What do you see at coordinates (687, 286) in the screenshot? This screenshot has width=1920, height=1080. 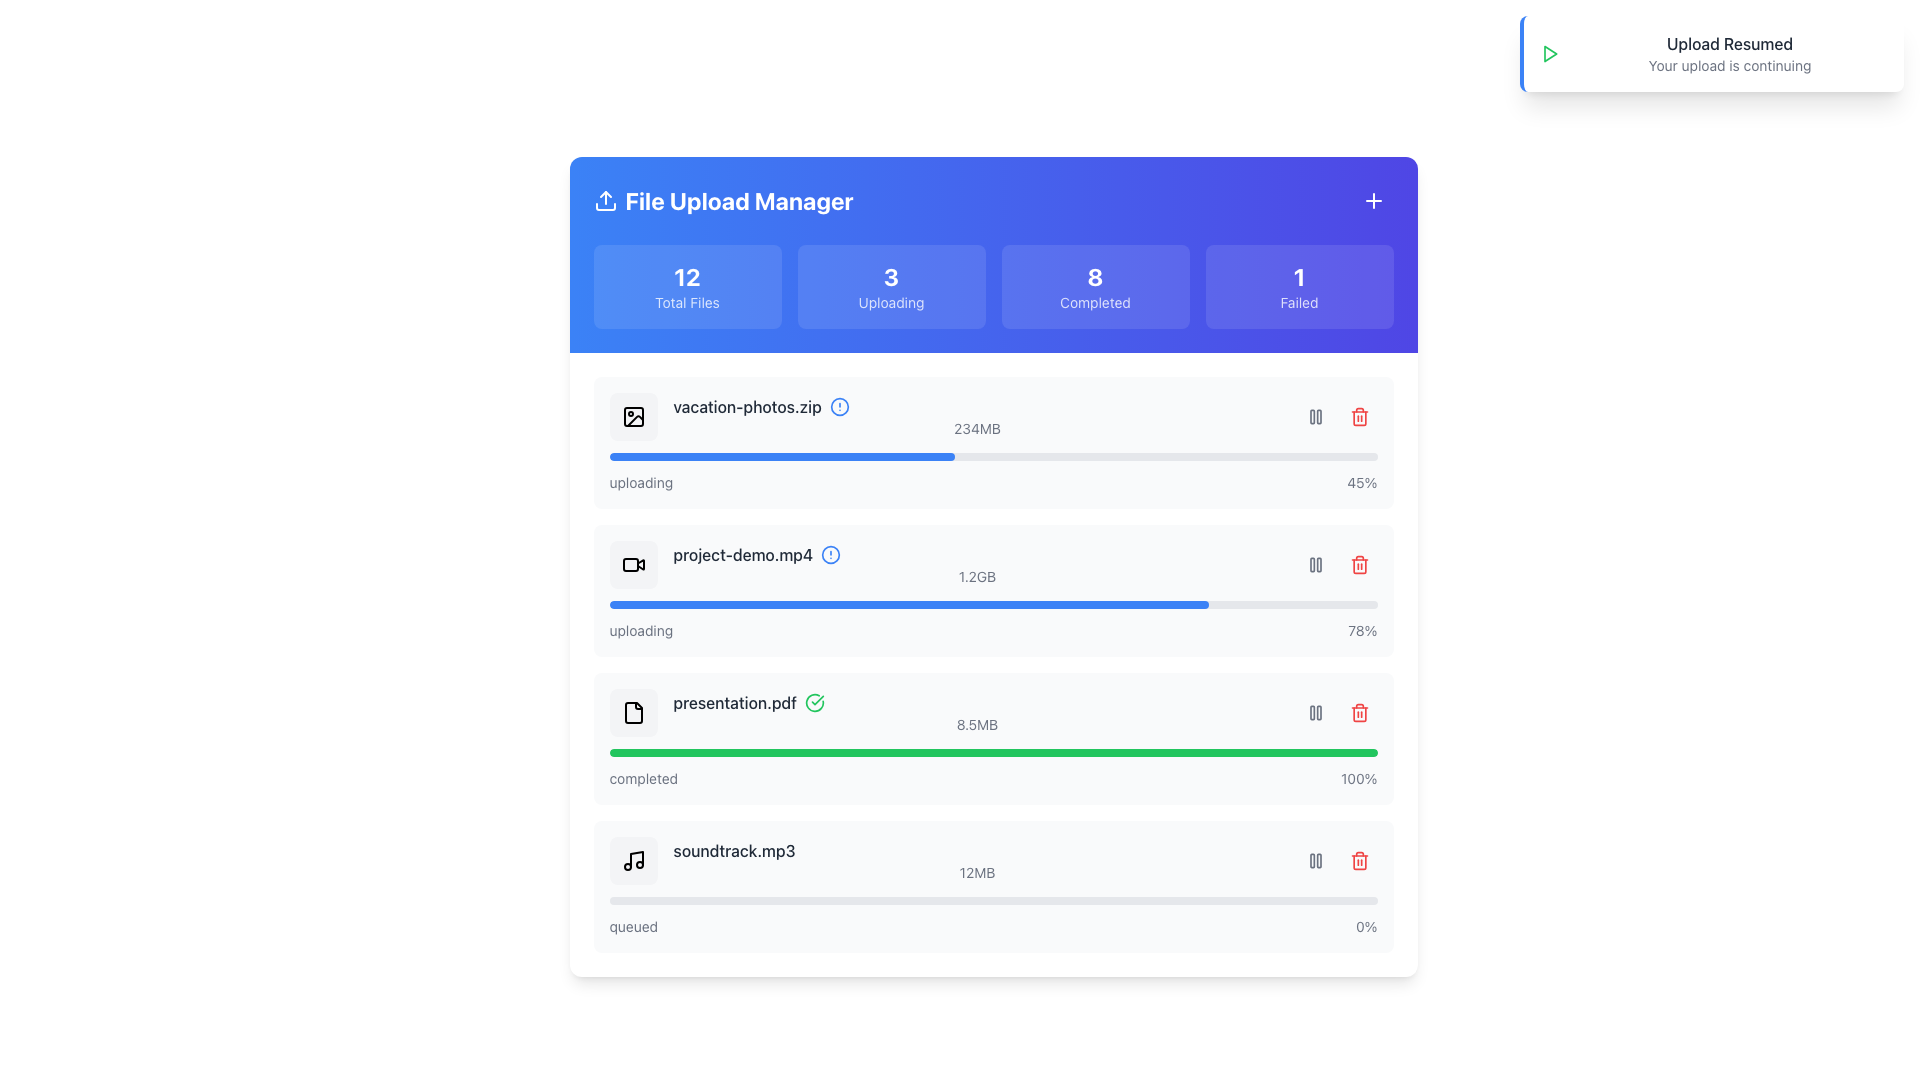 I see `the informative card displaying the total number of files managed, which shows the number '12'. This card is the leftmost in a row of four cards, located above the file details section` at bounding box center [687, 286].